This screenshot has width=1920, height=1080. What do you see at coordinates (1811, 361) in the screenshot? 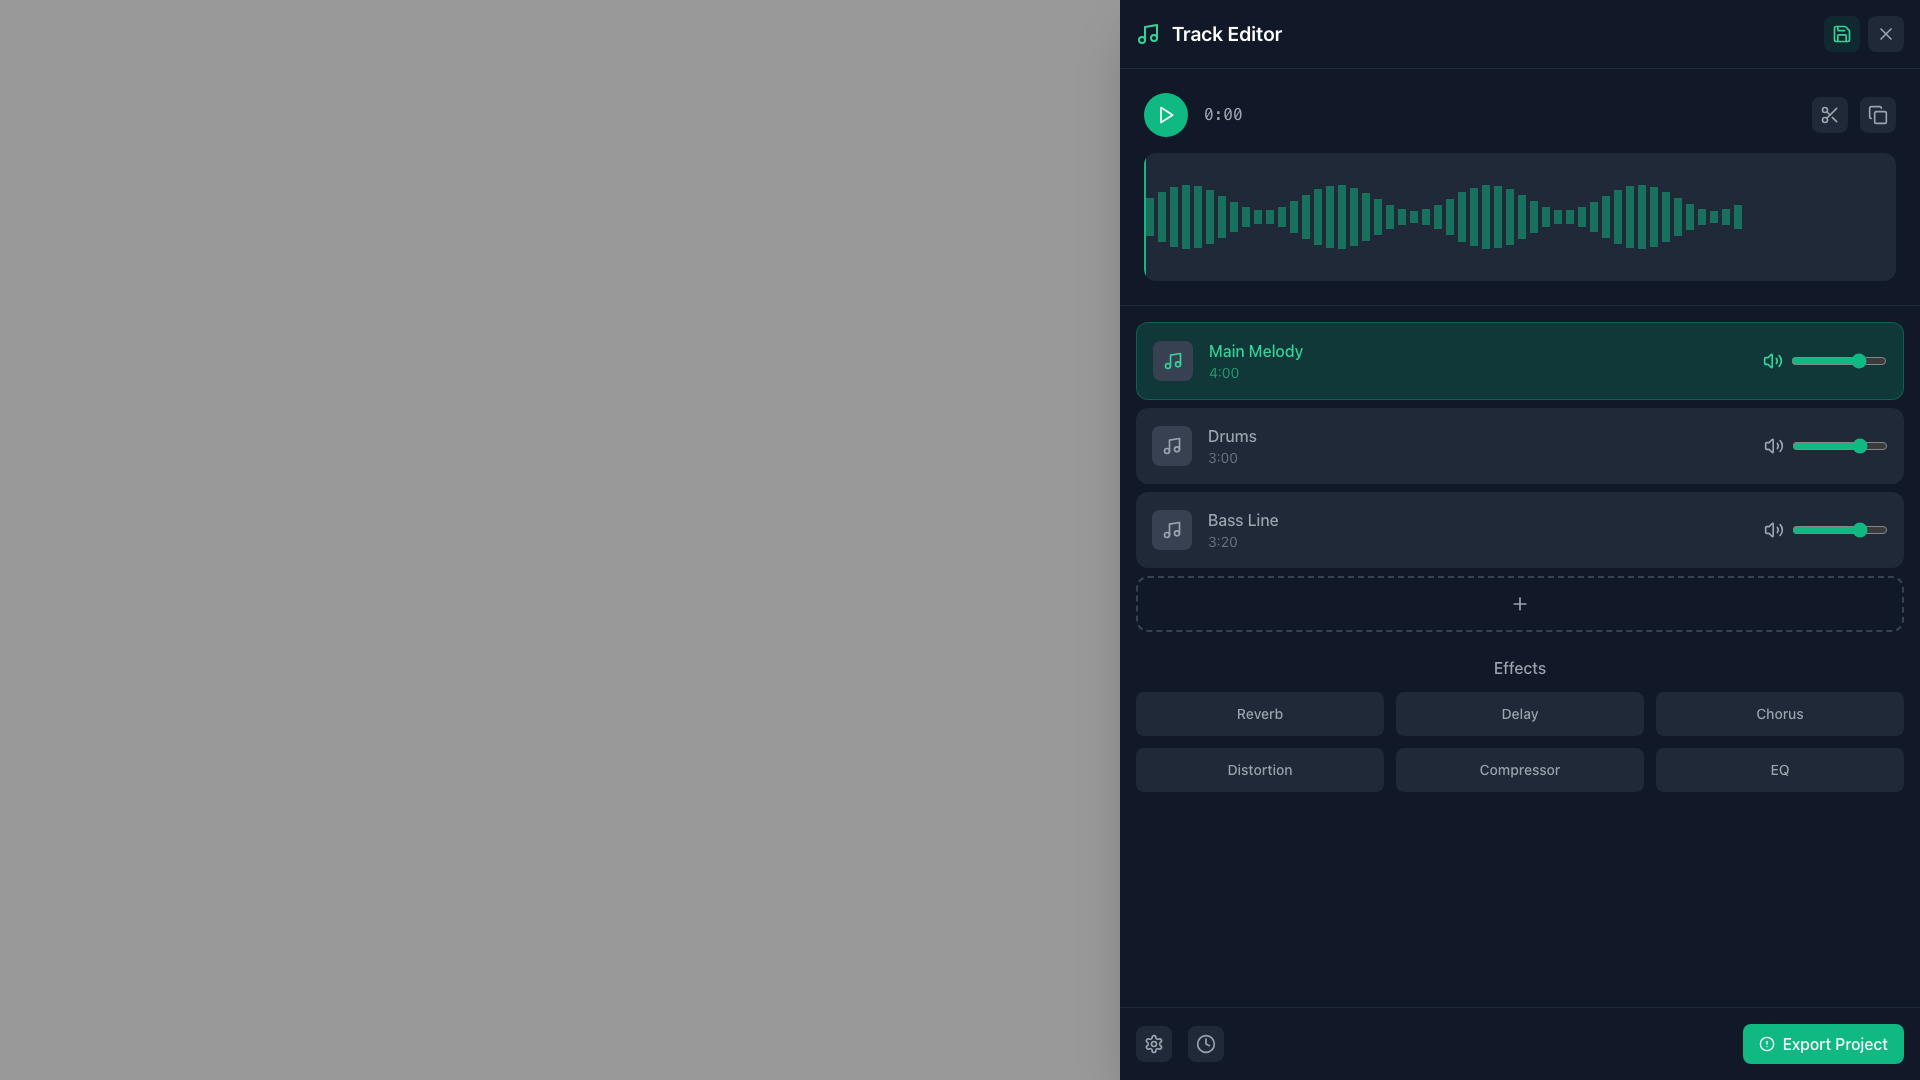
I see `the slider value` at bounding box center [1811, 361].